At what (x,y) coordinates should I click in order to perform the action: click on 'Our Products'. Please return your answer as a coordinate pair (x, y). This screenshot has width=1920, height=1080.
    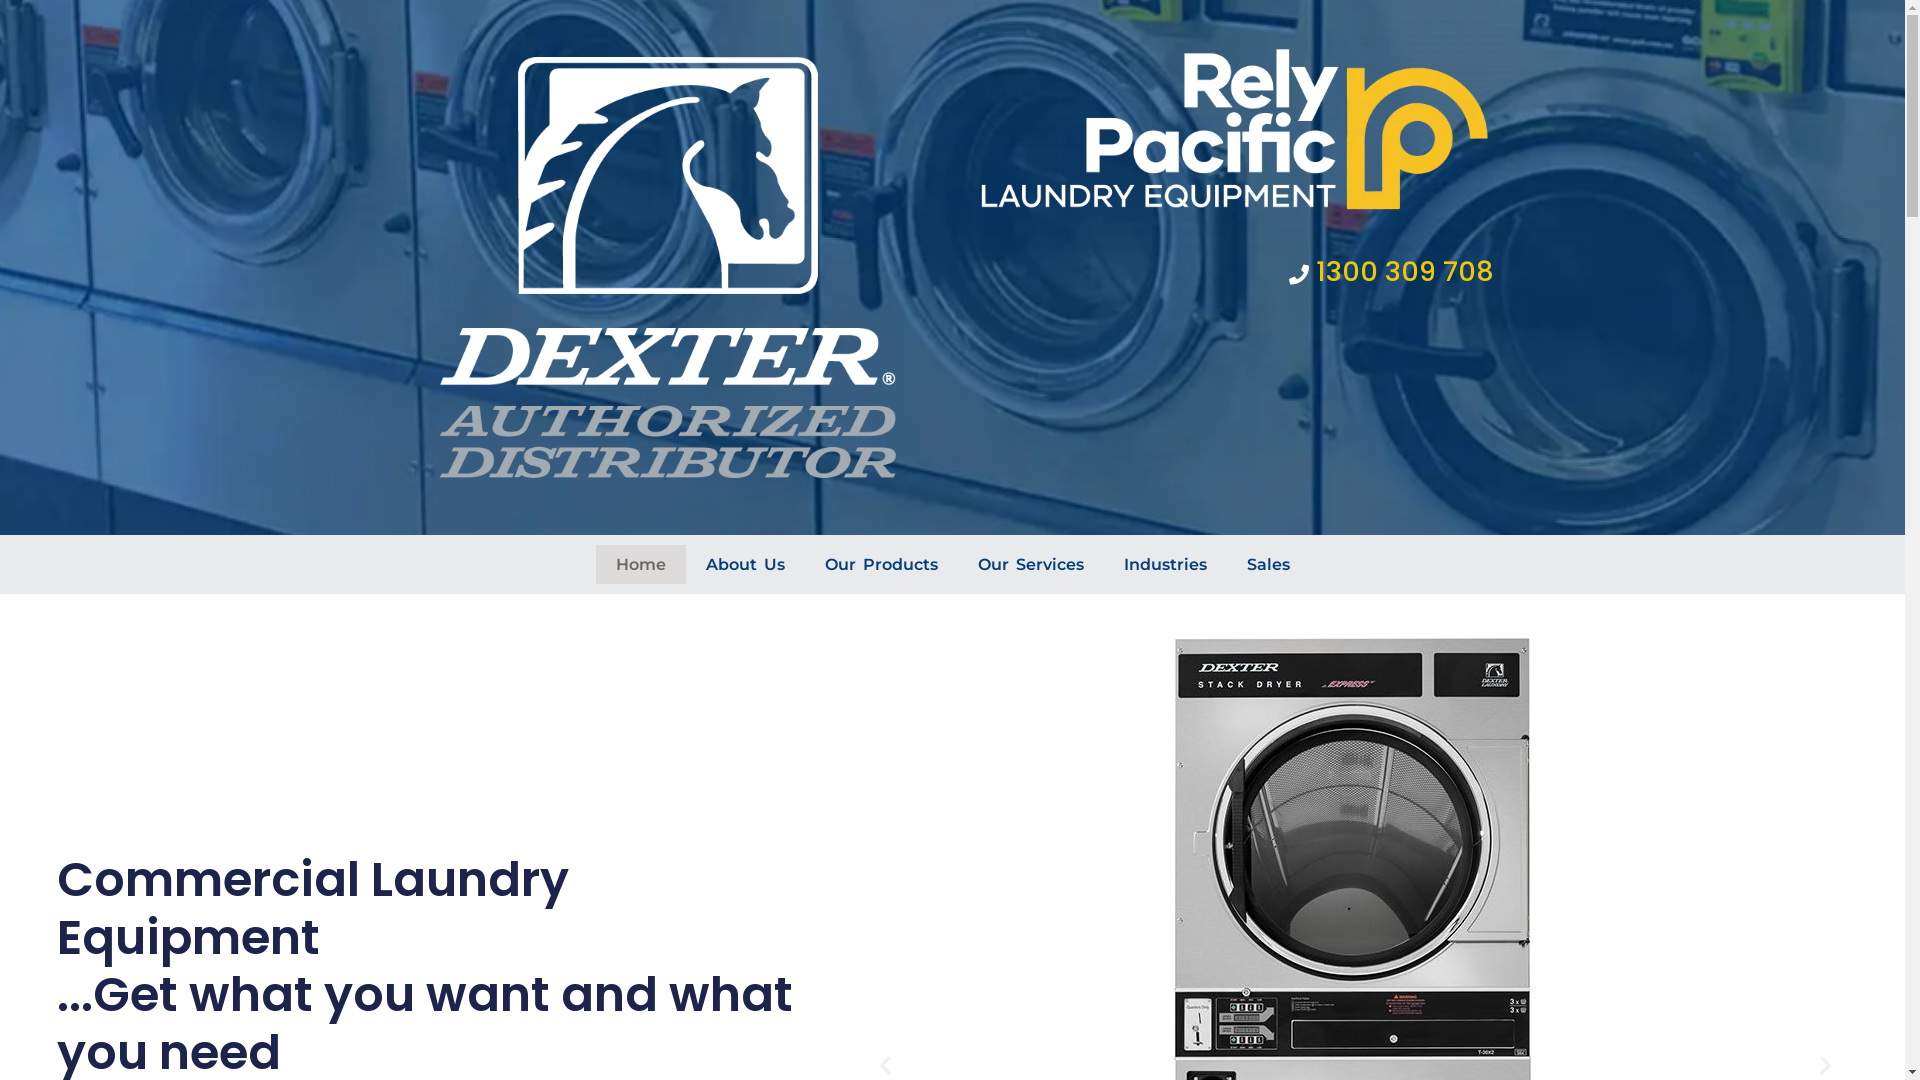
    Looking at the image, I should click on (880, 564).